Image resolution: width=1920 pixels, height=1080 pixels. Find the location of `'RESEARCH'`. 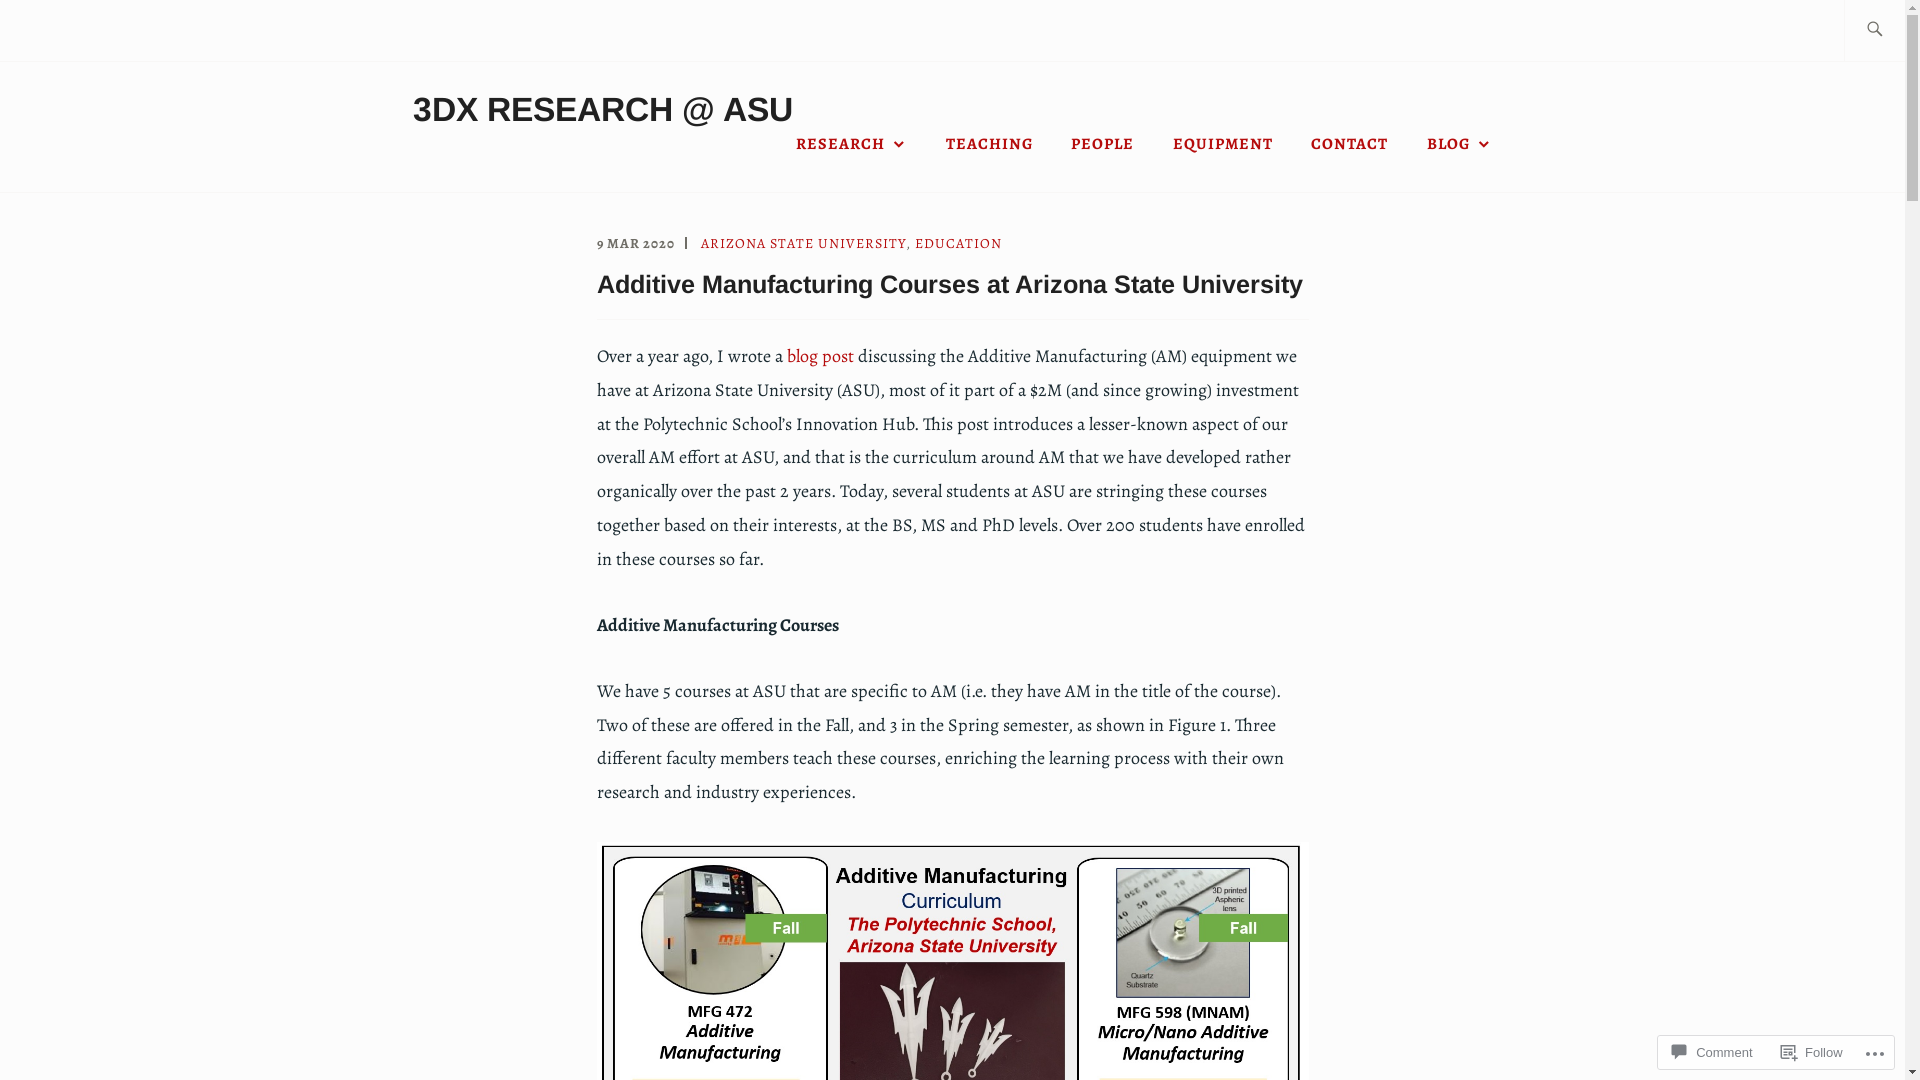

'RESEARCH' is located at coordinates (795, 142).